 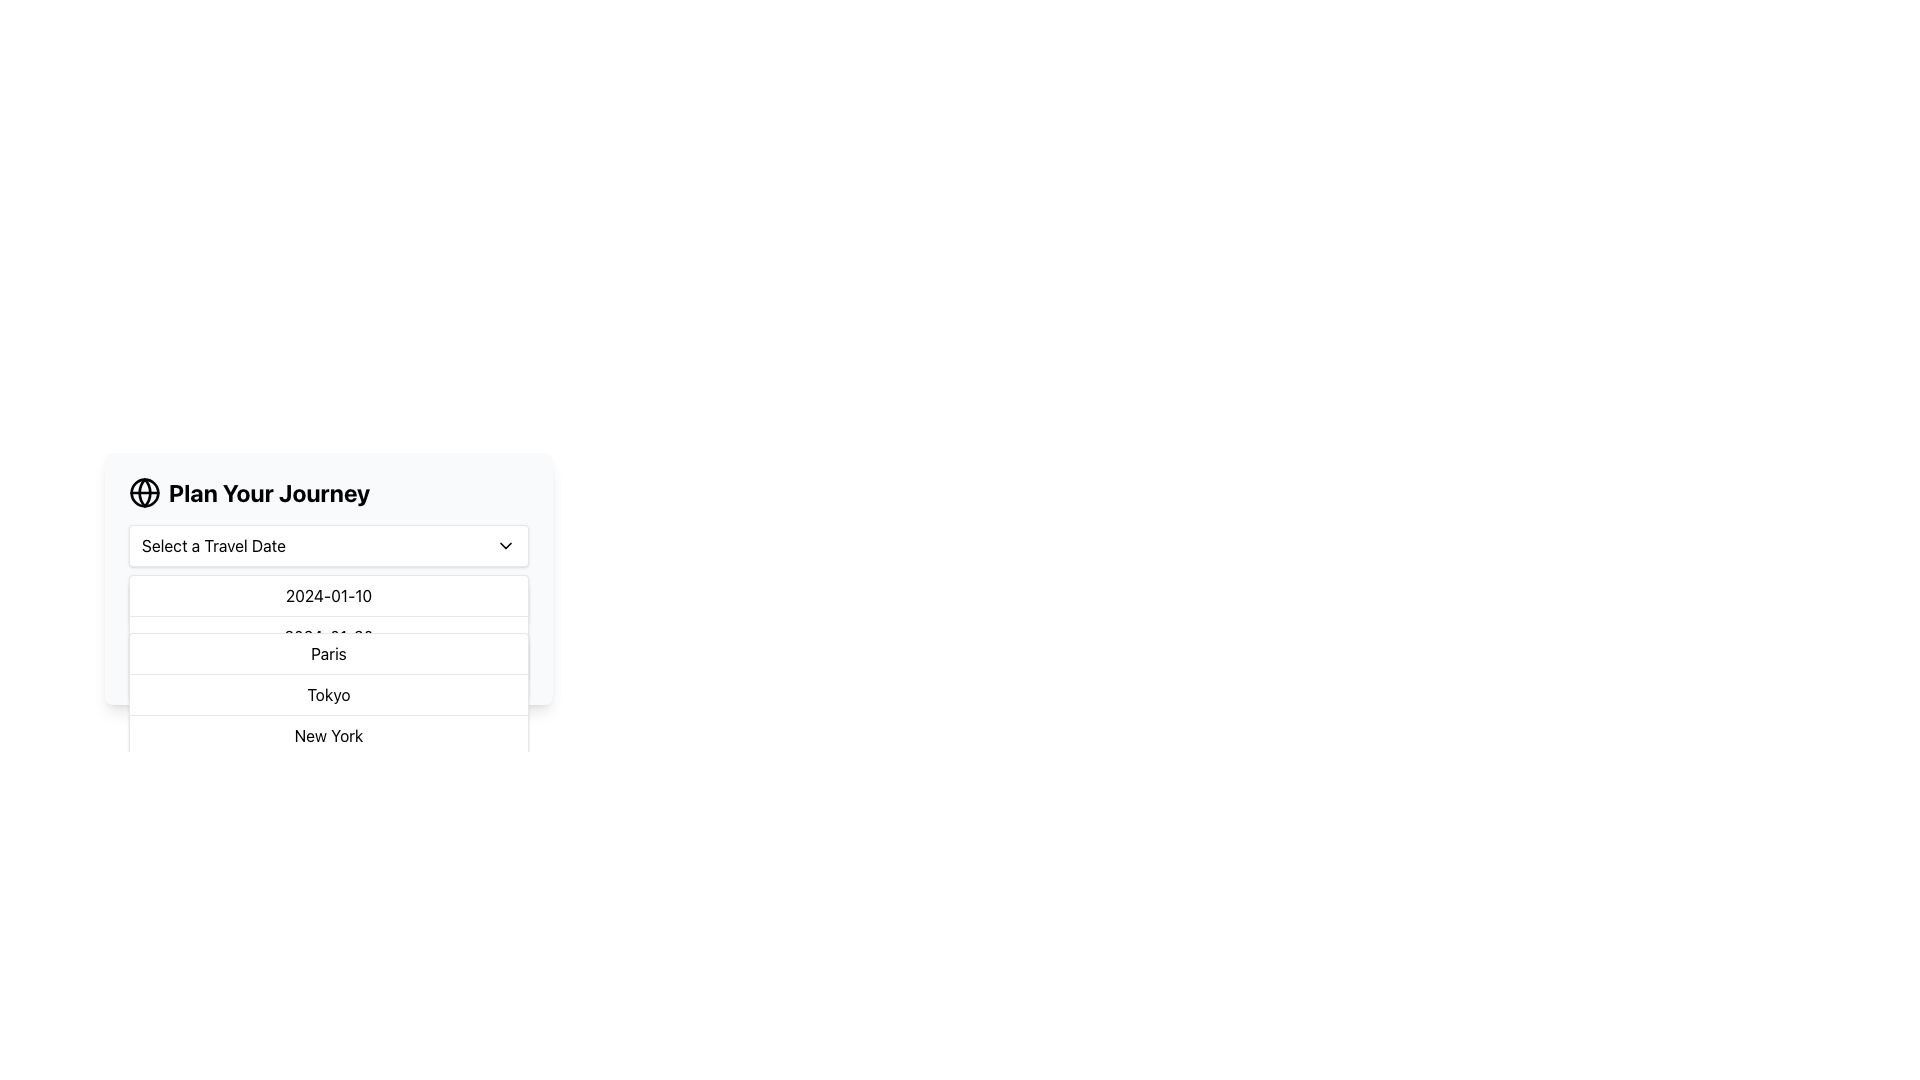 I want to click on the second item in the dropdown menu labeled 'Tokyo', so click(x=329, y=693).